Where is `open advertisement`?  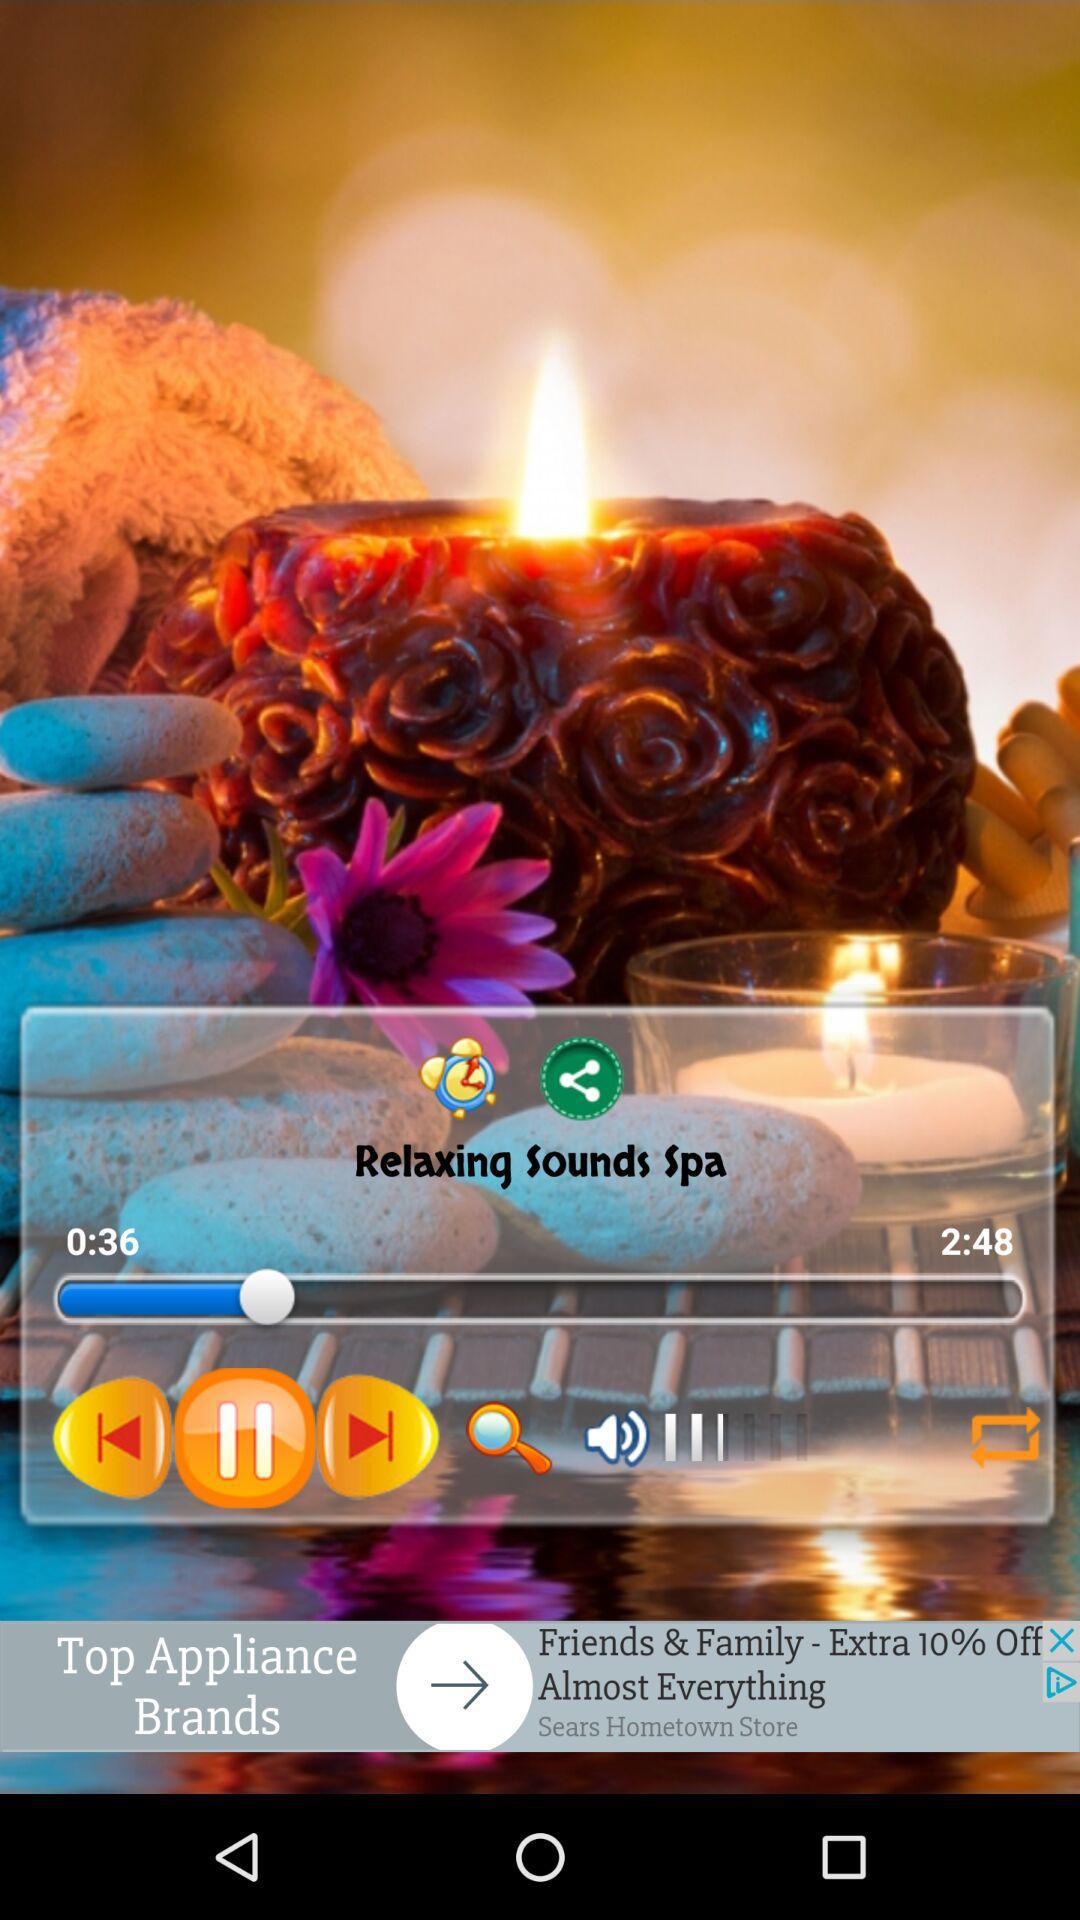
open advertisement is located at coordinates (540, 1685).